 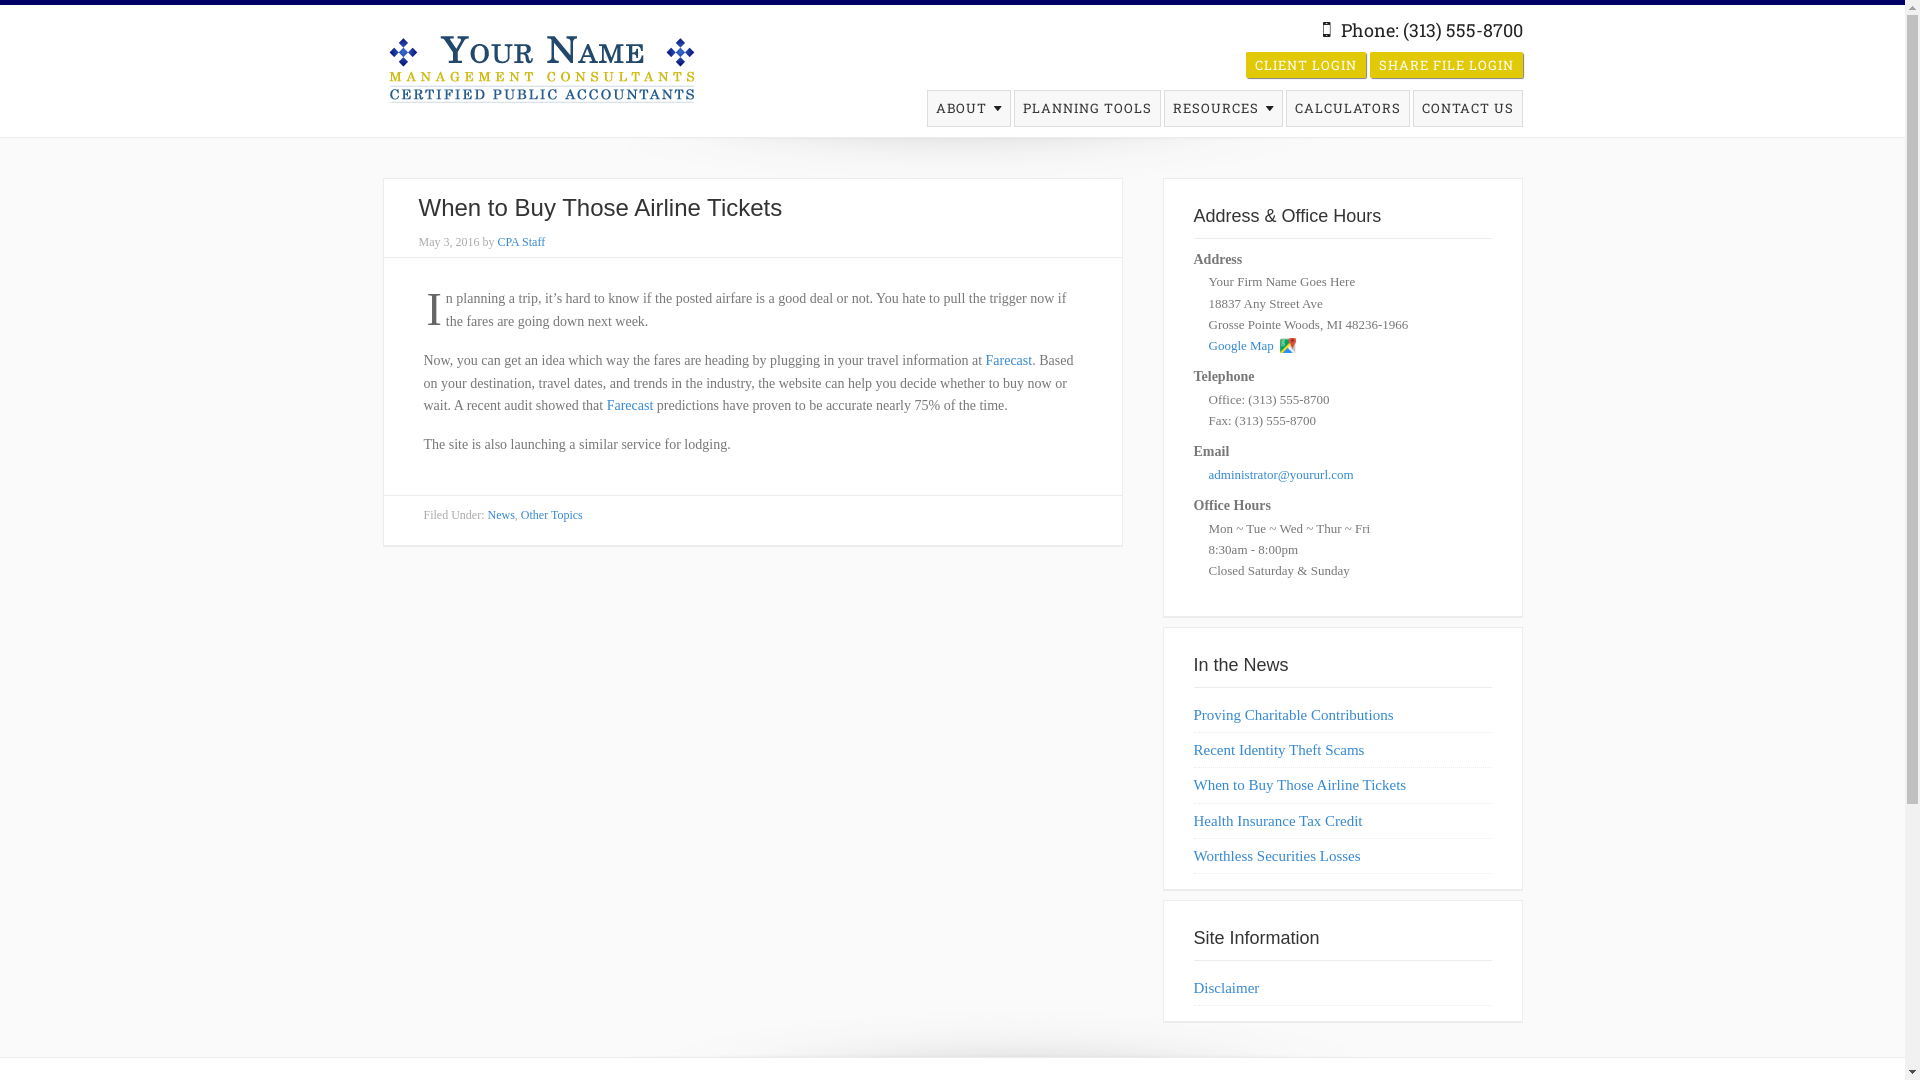 What do you see at coordinates (961, 108) in the screenshot?
I see `'ABOUT'` at bounding box center [961, 108].